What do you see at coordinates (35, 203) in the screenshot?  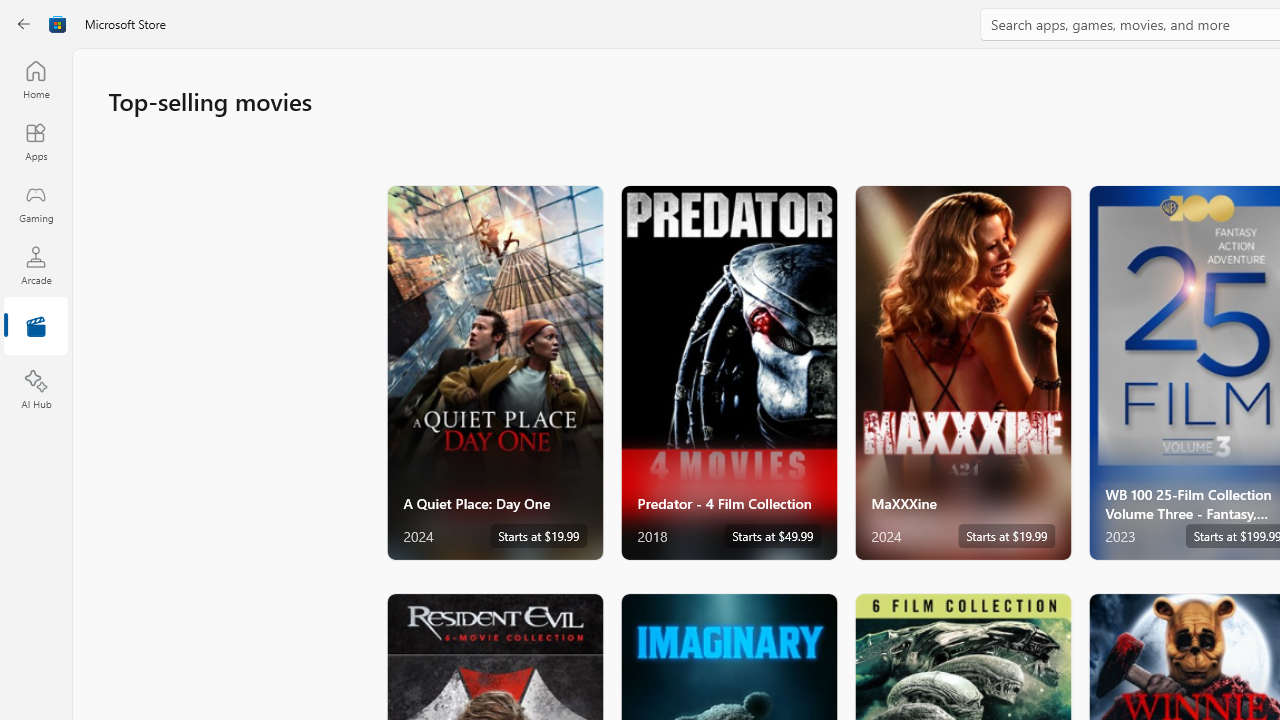 I see `'Gaming'` at bounding box center [35, 203].